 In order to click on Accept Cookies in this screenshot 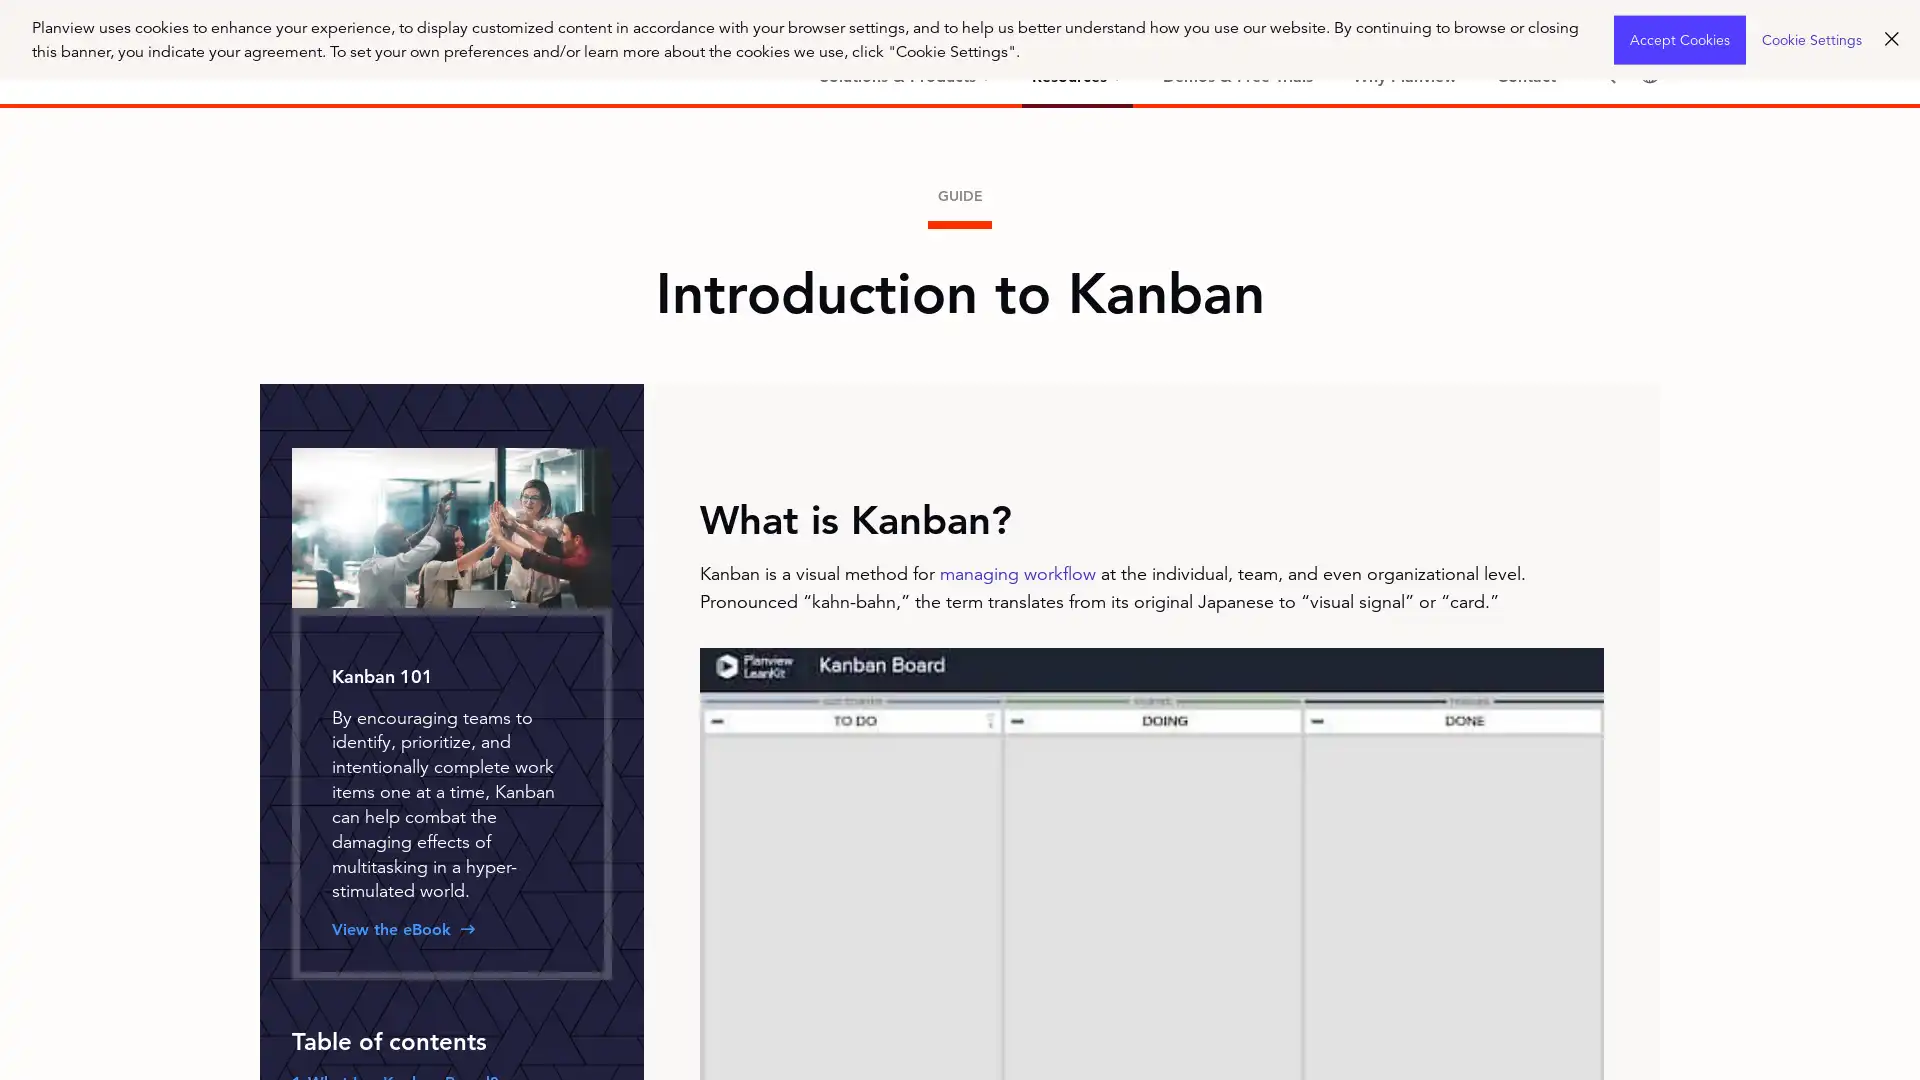, I will do `click(1680, 39)`.